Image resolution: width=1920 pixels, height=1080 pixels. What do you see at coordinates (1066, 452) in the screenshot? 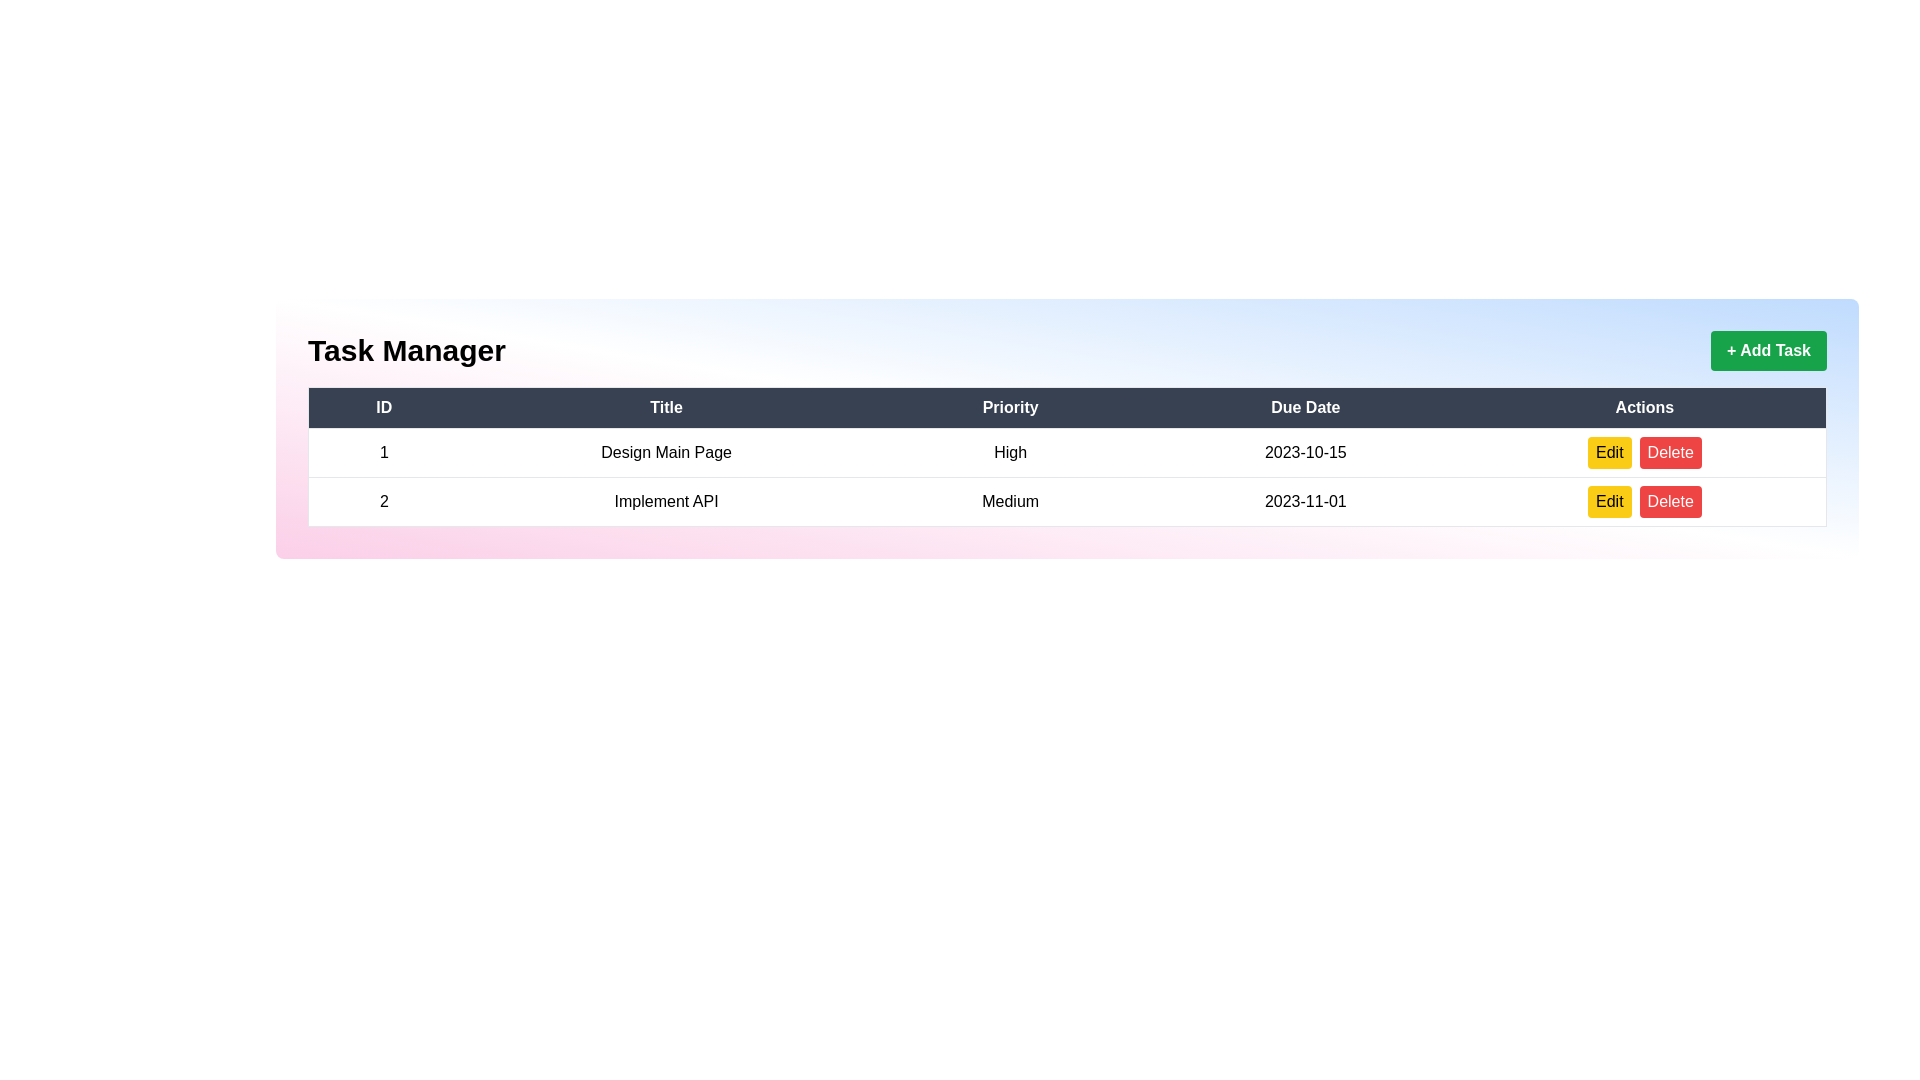
I see `the first row of the table` at bounding box center [1066, 452].